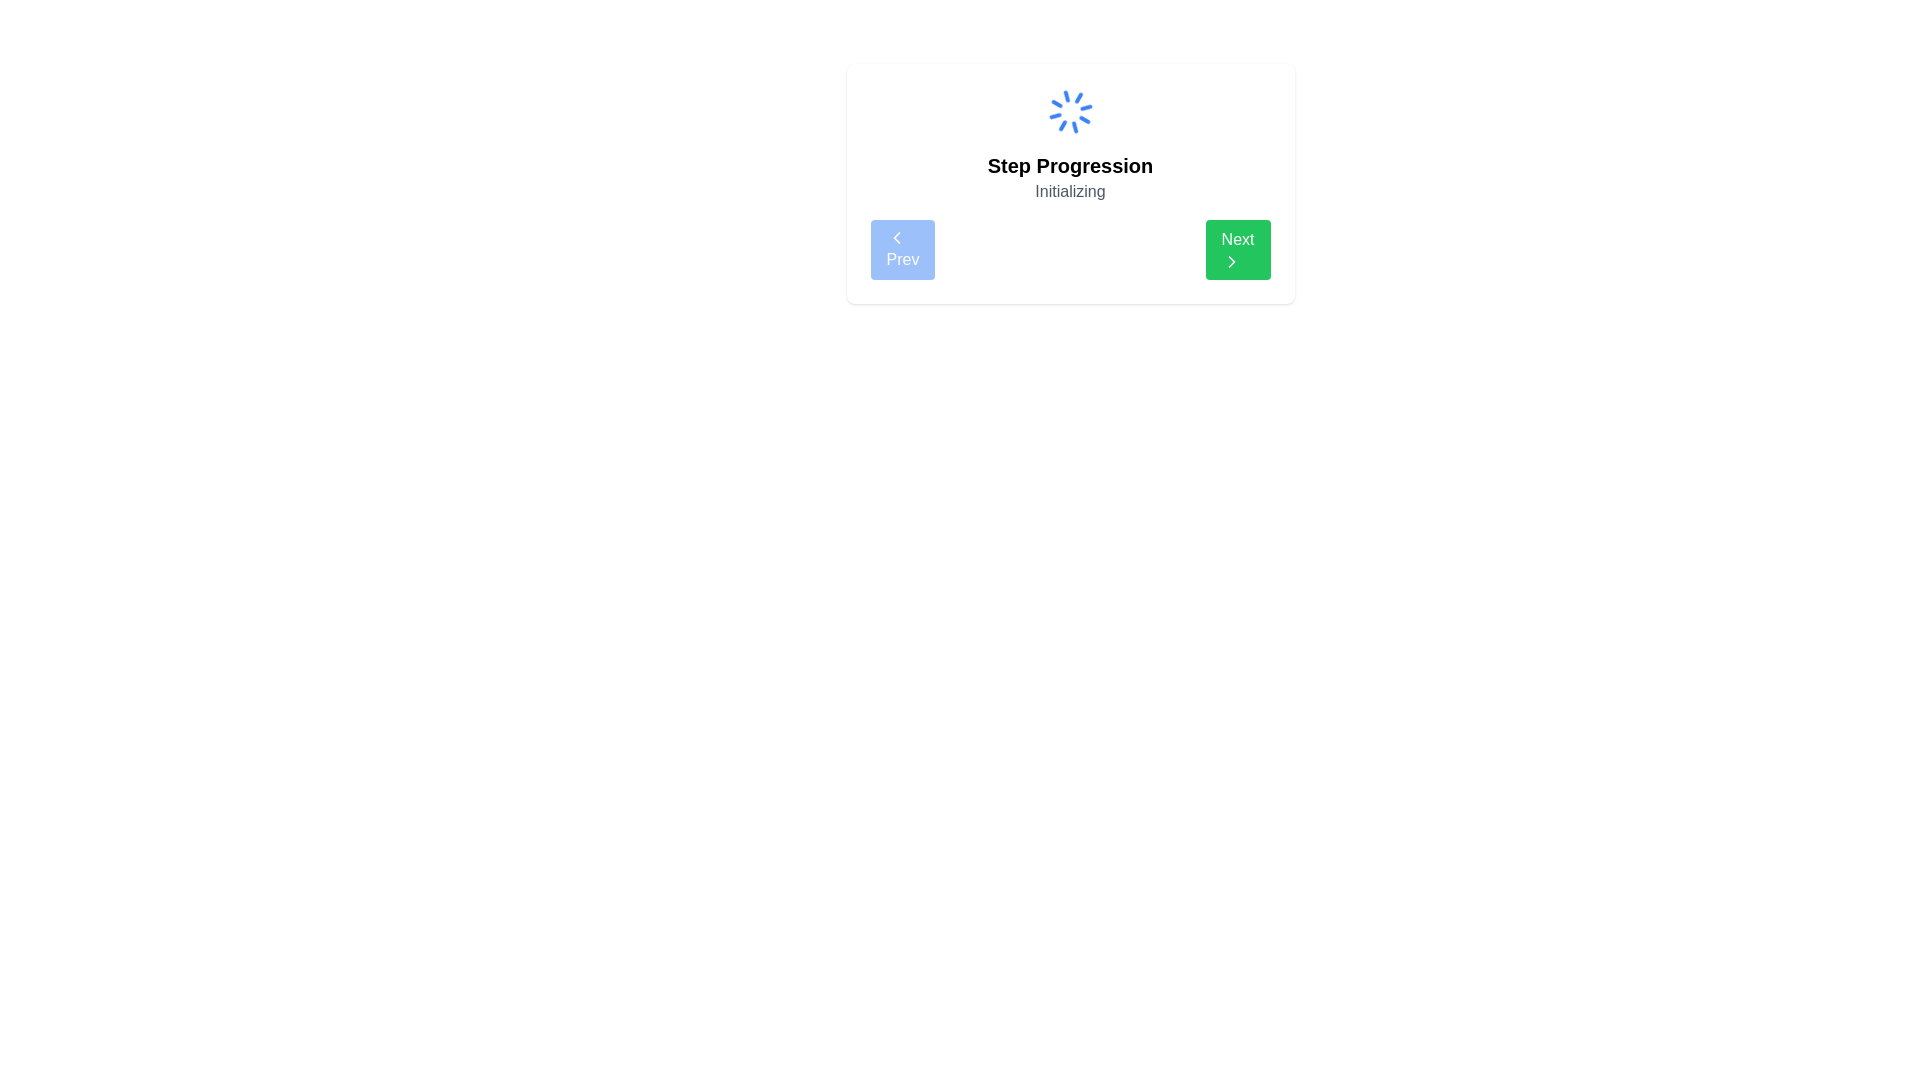 This screenshot has width=1920, height=1080. Describe the element at coordinates (1069, 192) in the screenshot. I see `the Text Label that serves as a status indicator, located below the 'Step Progression' heading and above the navigation bar with 'Prev' and 'Next' buttons` at that location.